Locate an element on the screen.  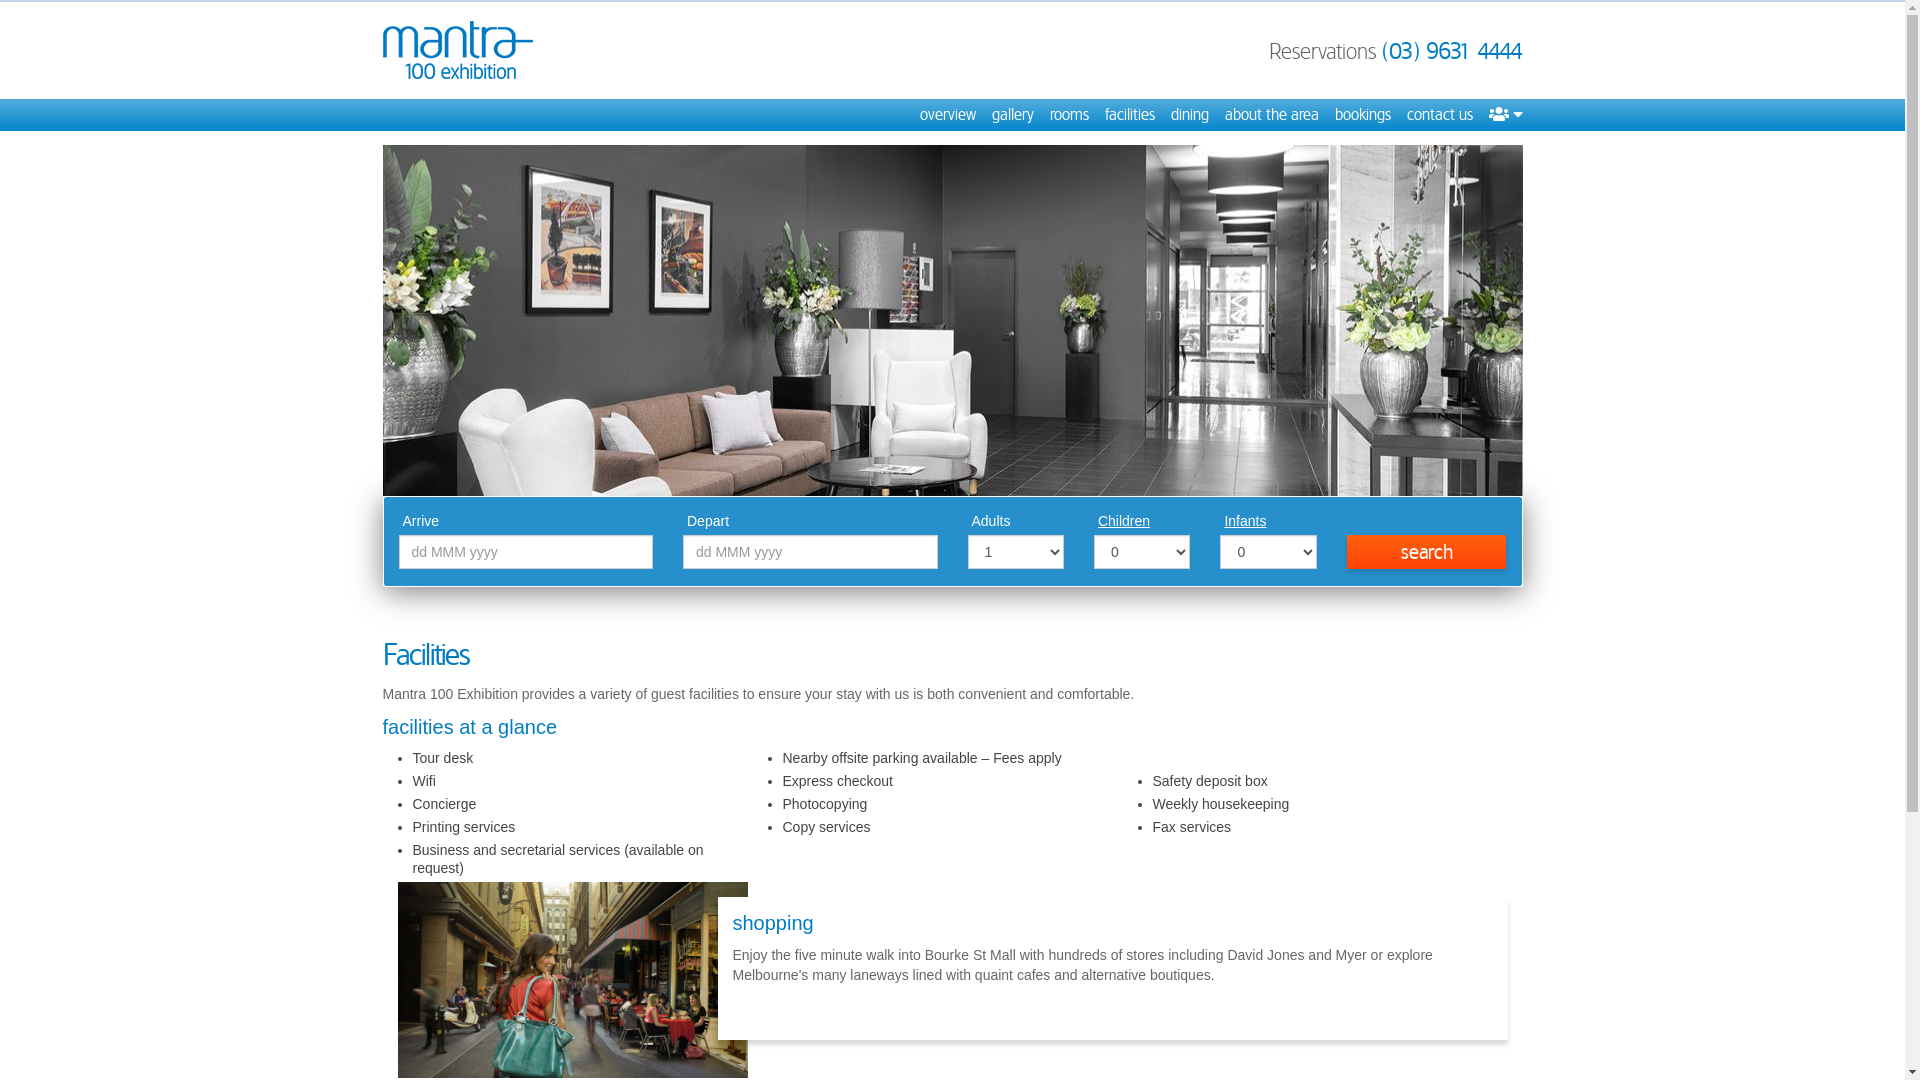
'Mantra 100 Exhibition' is located at coordinates (455, 48).